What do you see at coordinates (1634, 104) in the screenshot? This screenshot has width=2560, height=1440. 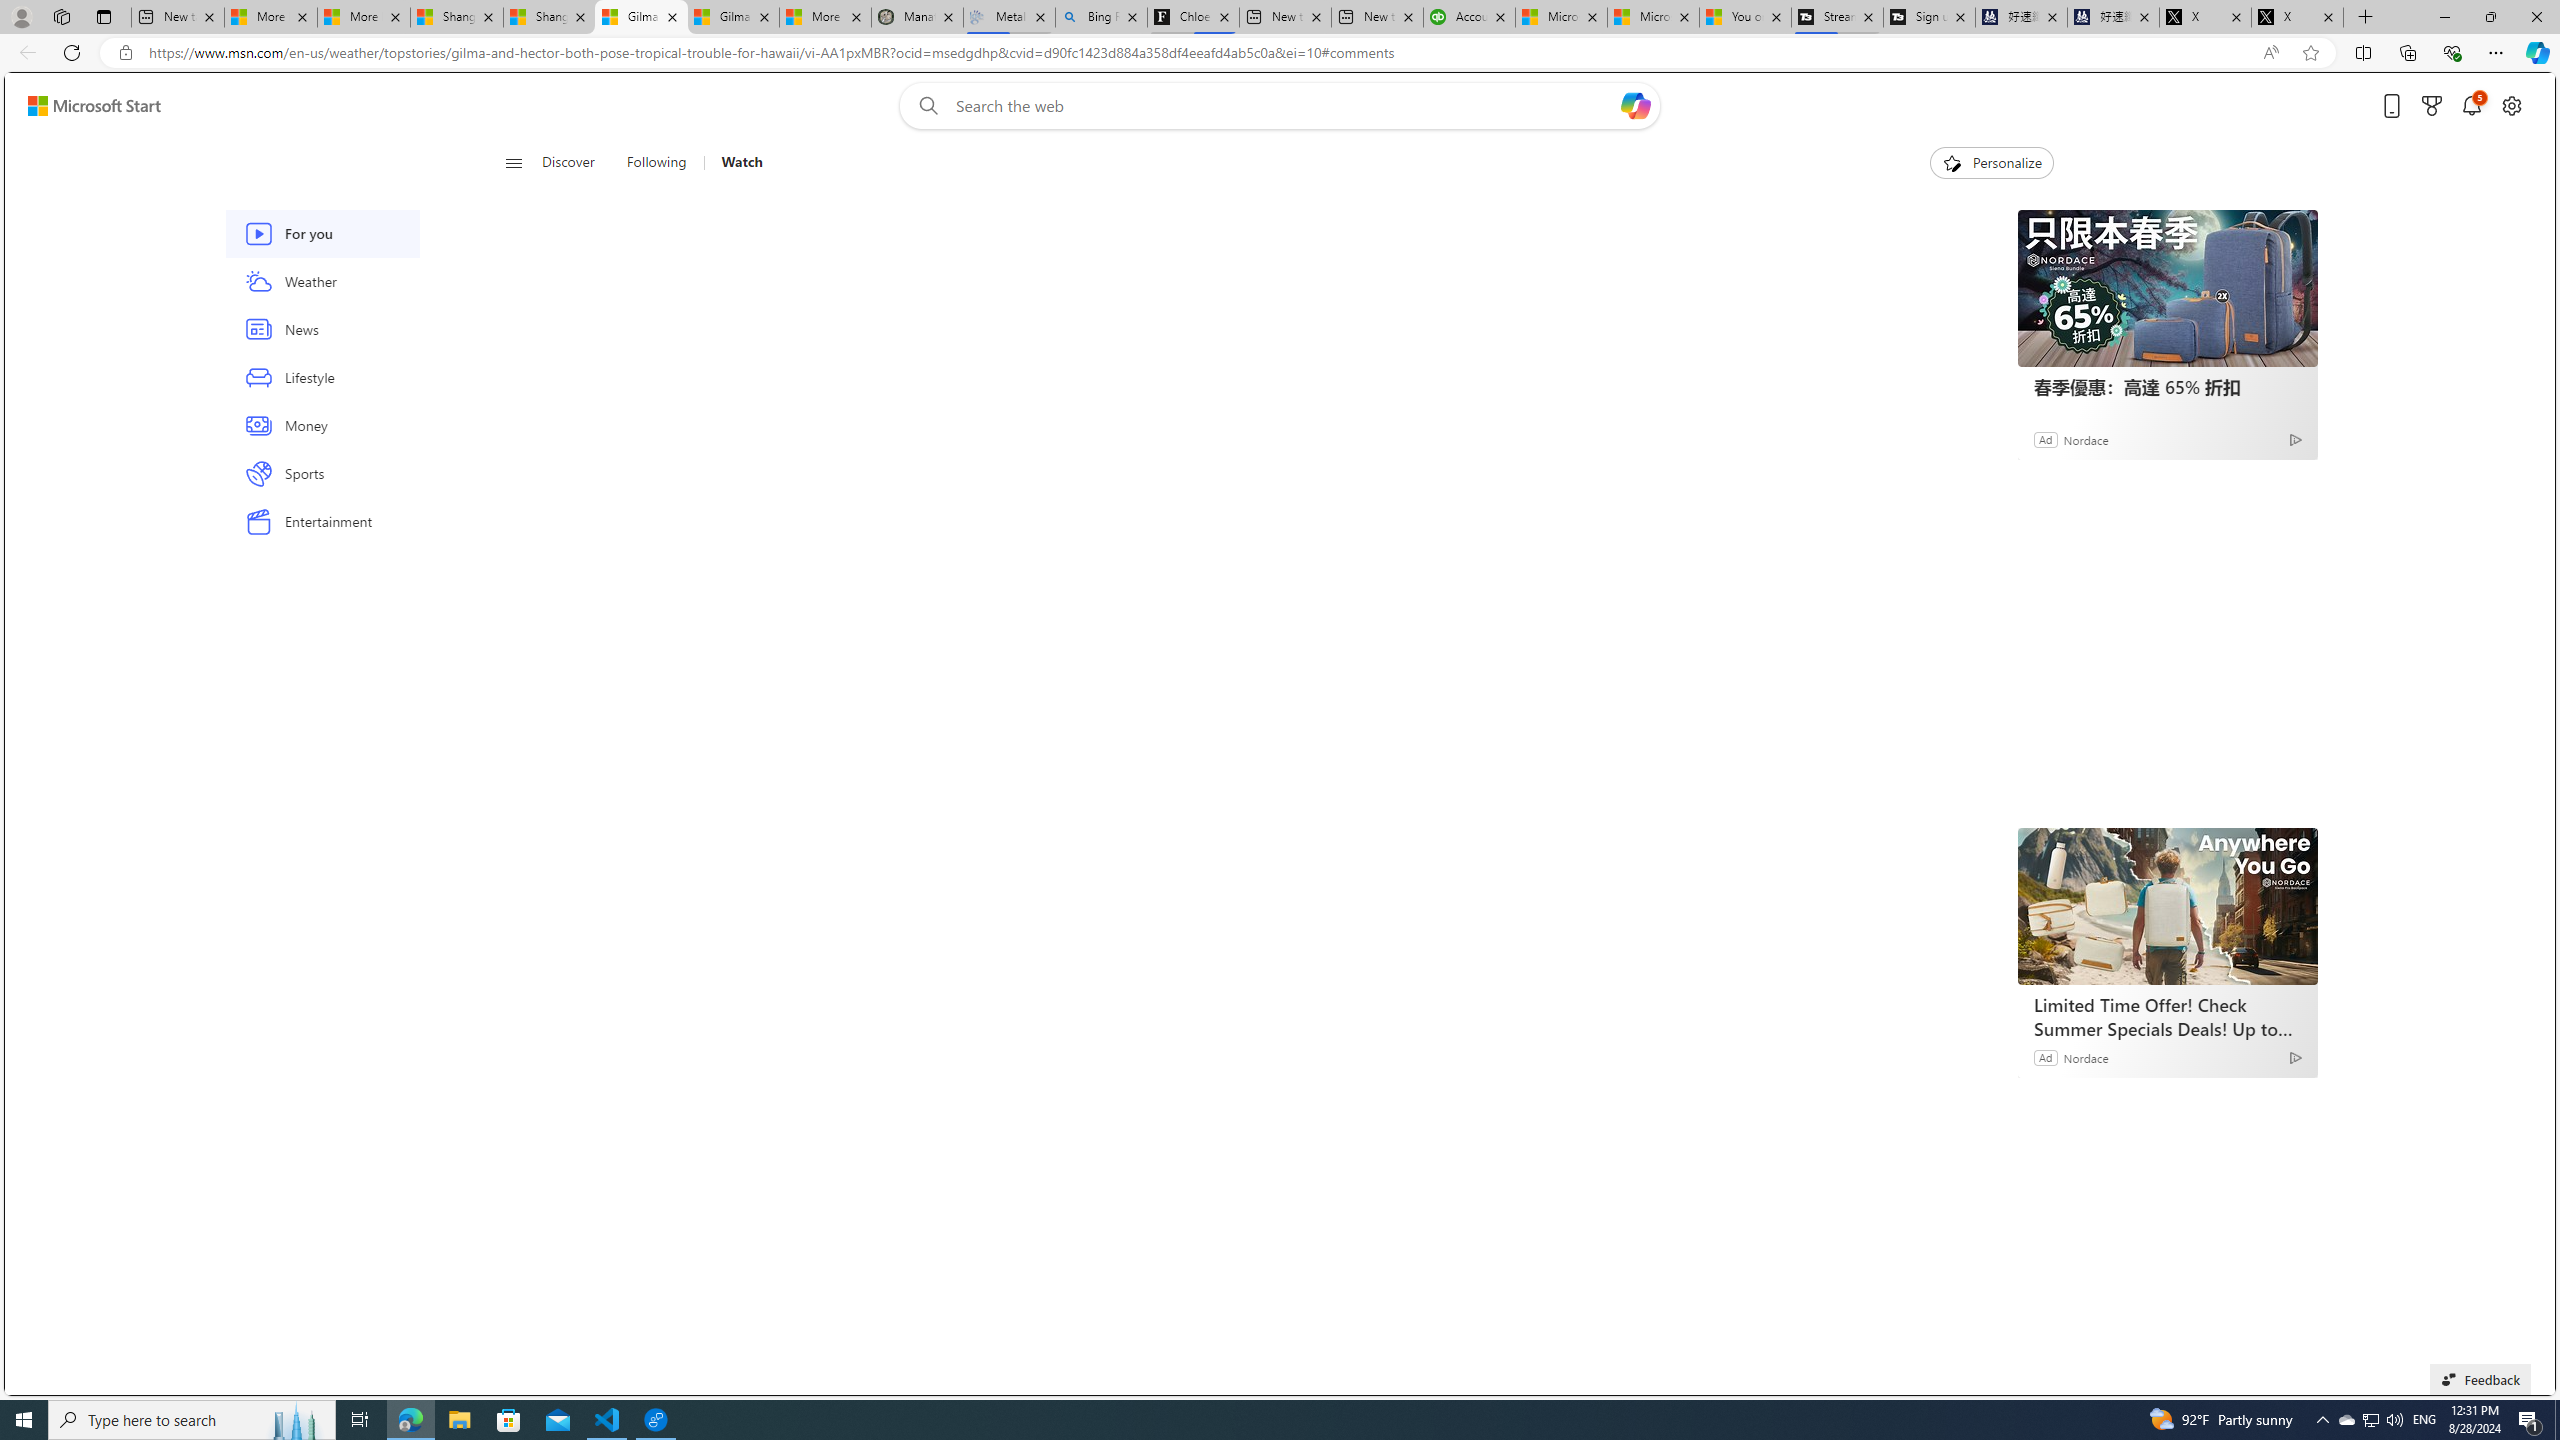 I see `'Open Copilot'` at bounding box center [1634, 104].